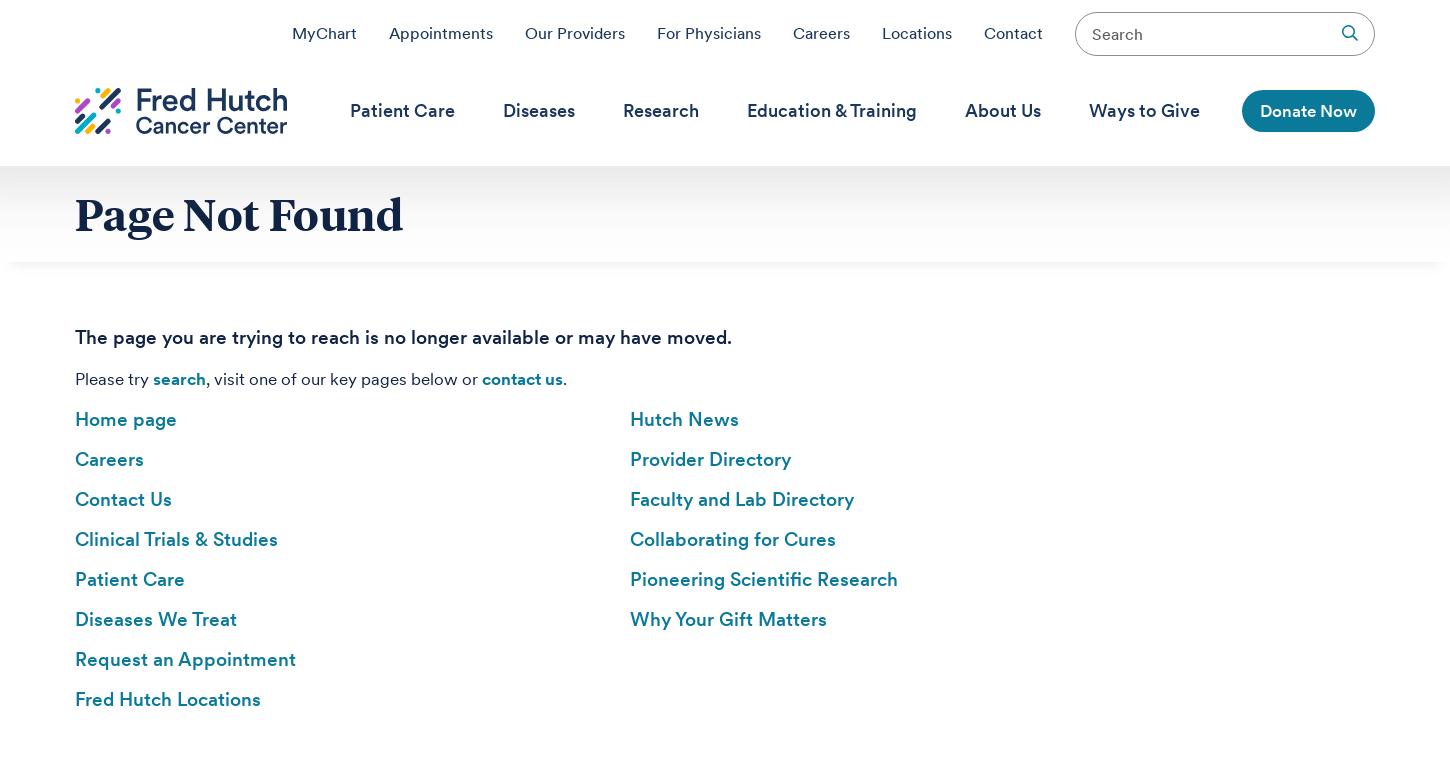 The height and width of the screenshot is (771, 1450). Describe the element at coordinates (709, 458) in the screenshot. I see `'Provider Directory'` at that location.